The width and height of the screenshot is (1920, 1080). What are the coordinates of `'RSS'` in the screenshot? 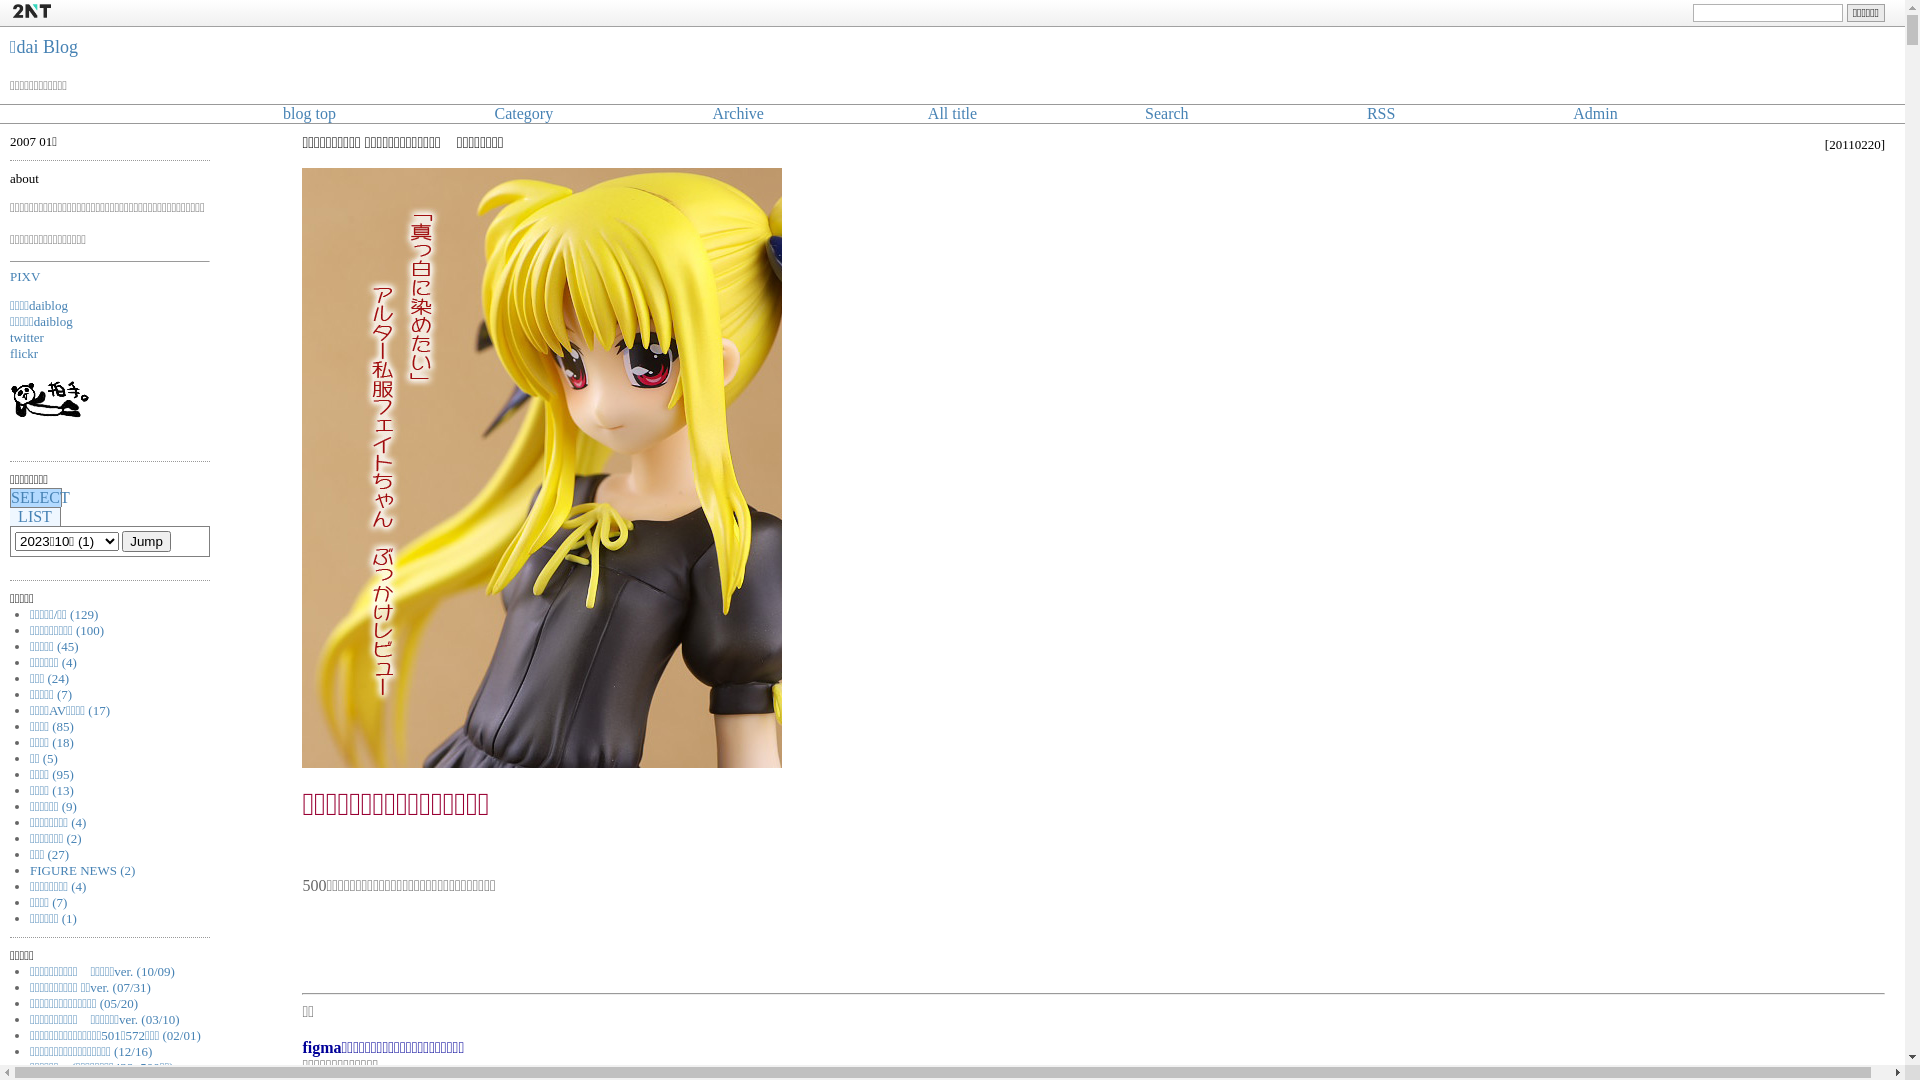 It's located at (1366, 113).